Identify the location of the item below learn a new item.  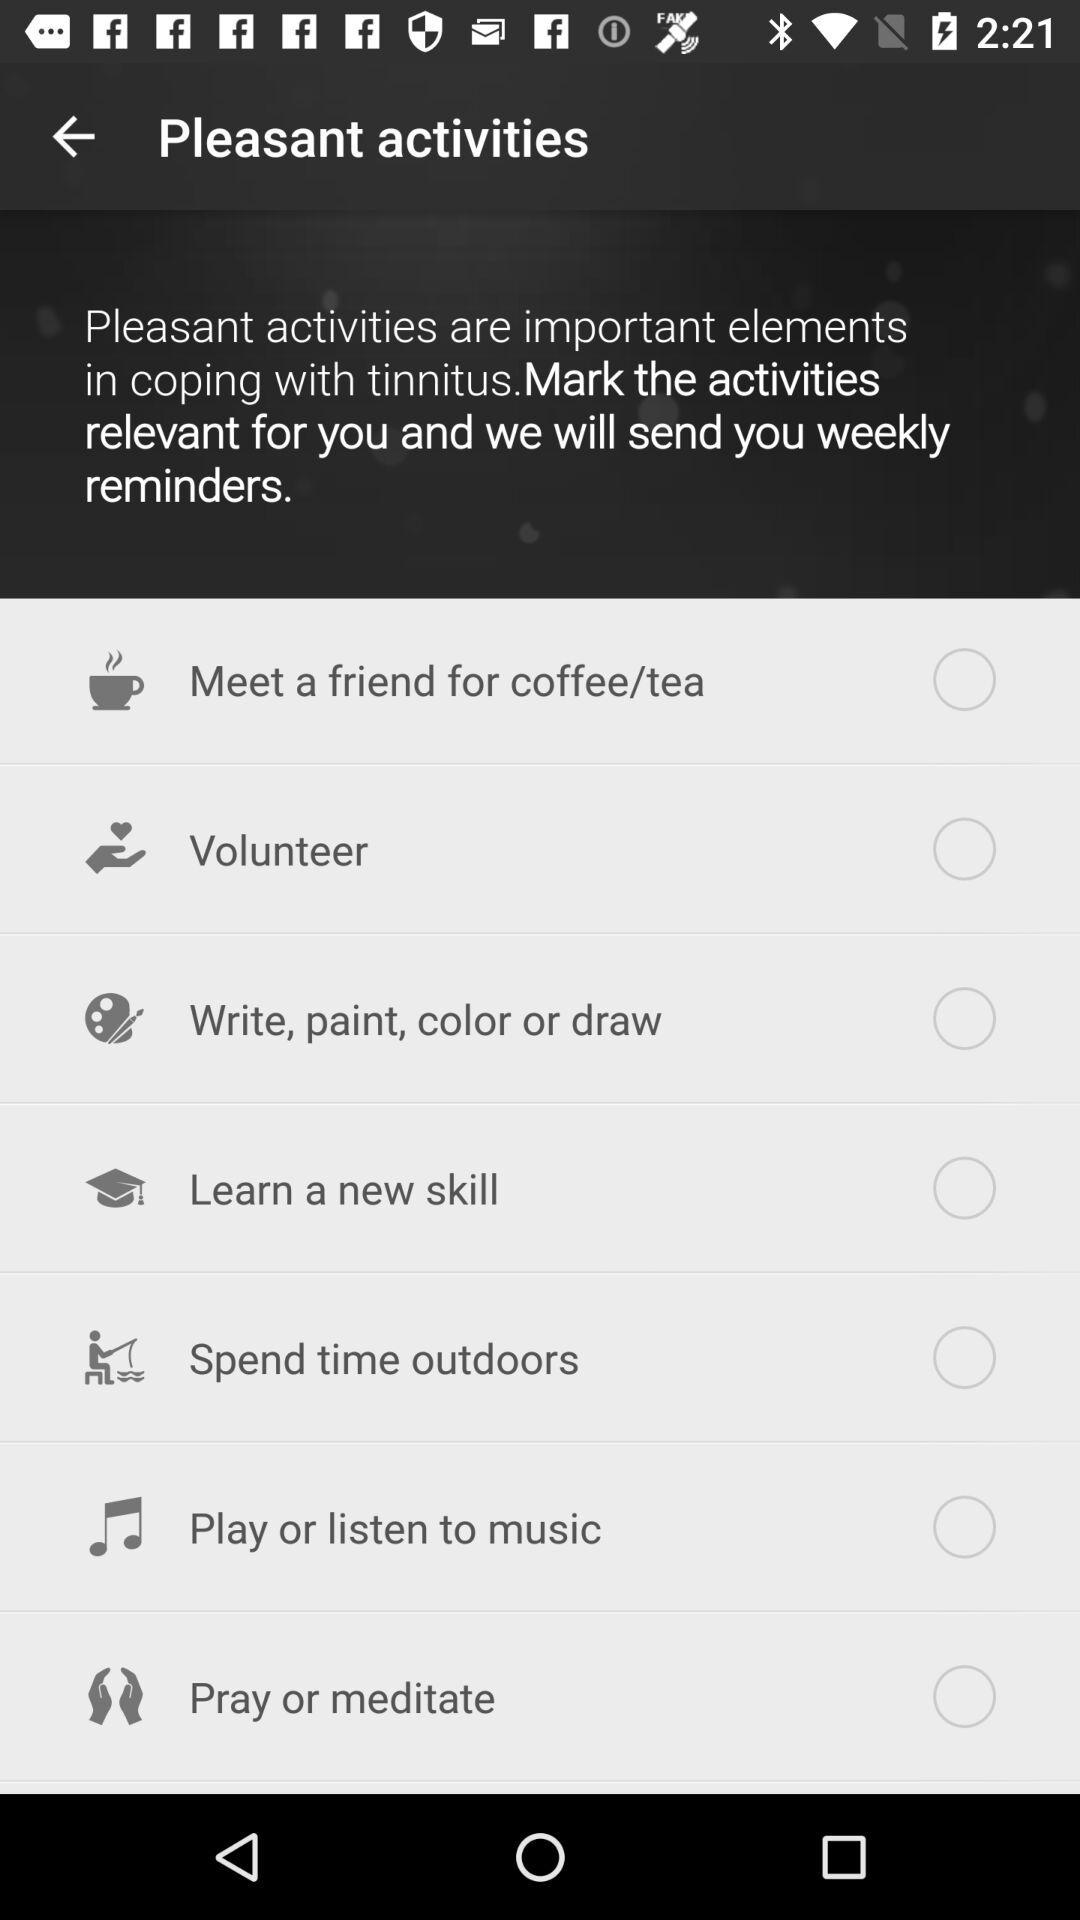
(540, 1357).